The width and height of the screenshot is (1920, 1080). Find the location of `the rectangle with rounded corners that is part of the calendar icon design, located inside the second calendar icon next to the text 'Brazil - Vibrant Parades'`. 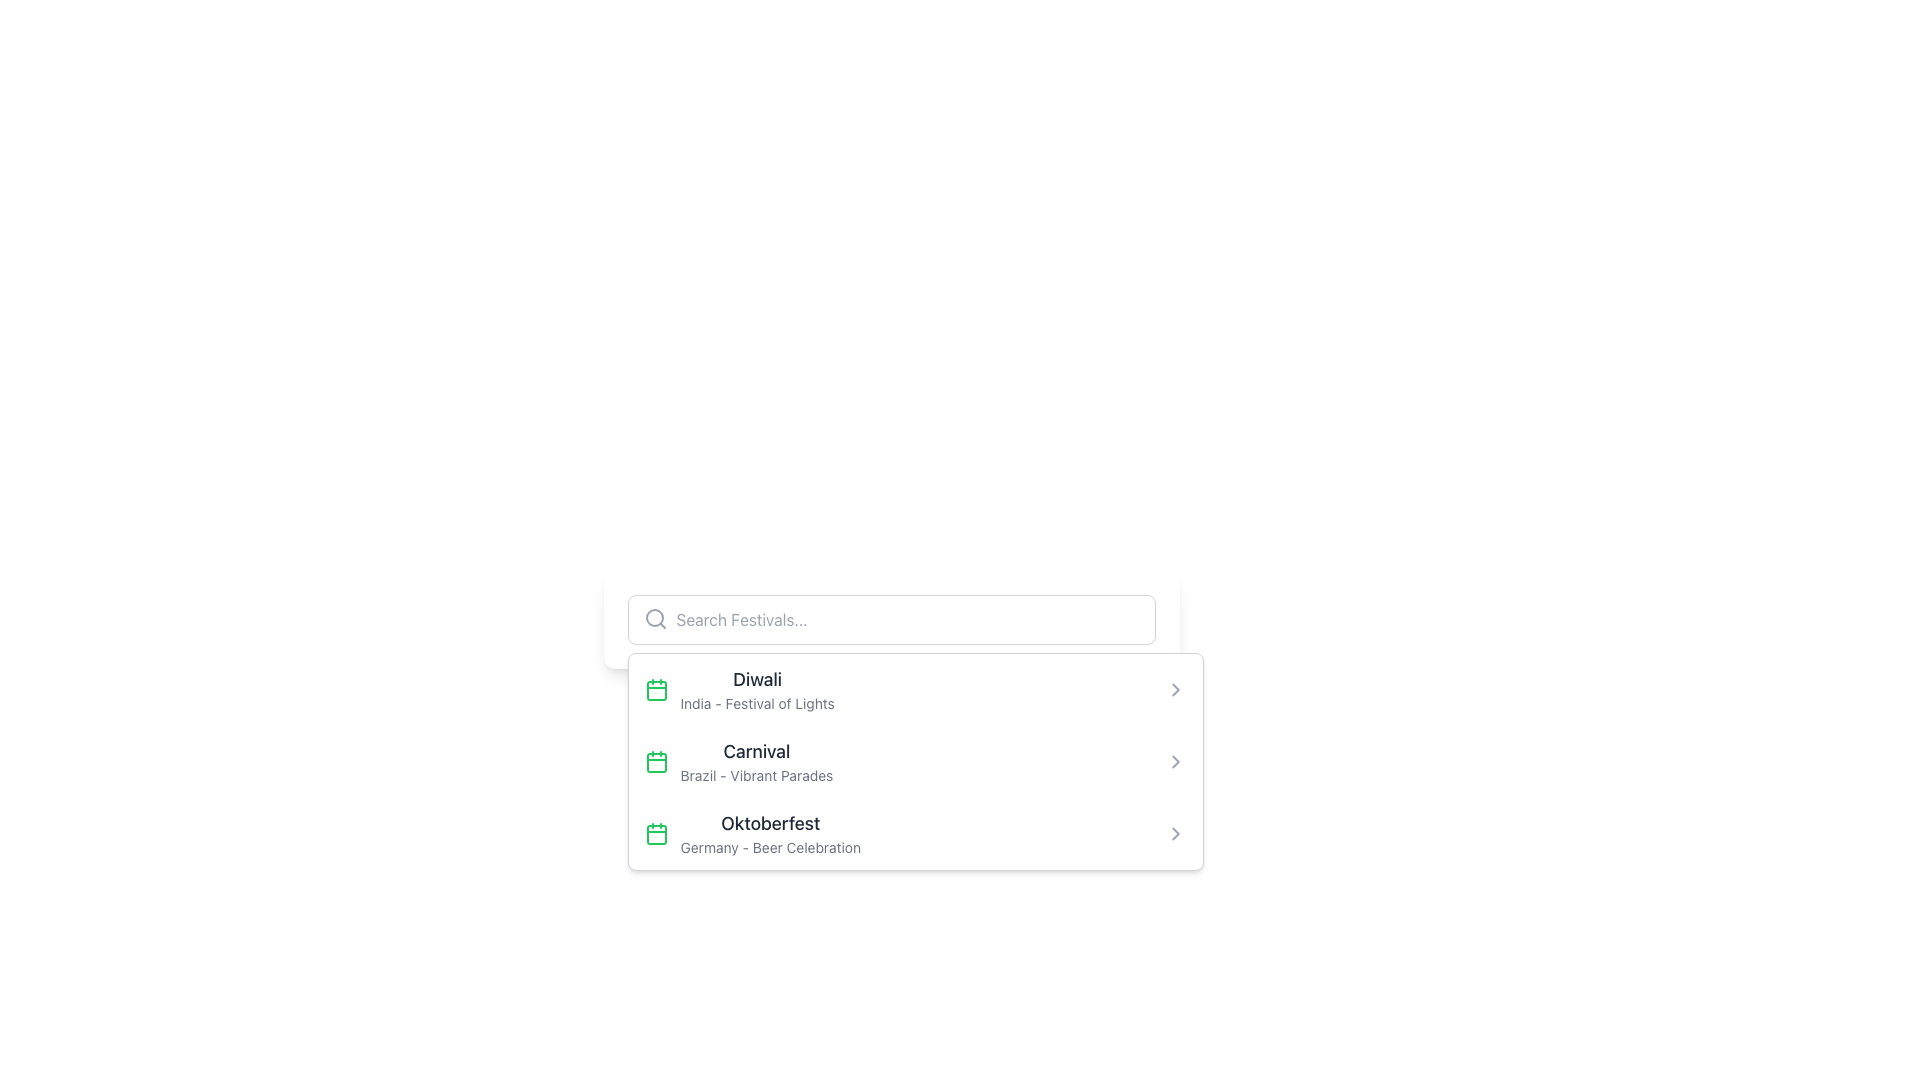

the rectangle with rounded corners that is part of the calendar icon design, located inside the second calendar icon next to the text 'Brazil - Vibrant Parades' is located at coordinates (656, 763).